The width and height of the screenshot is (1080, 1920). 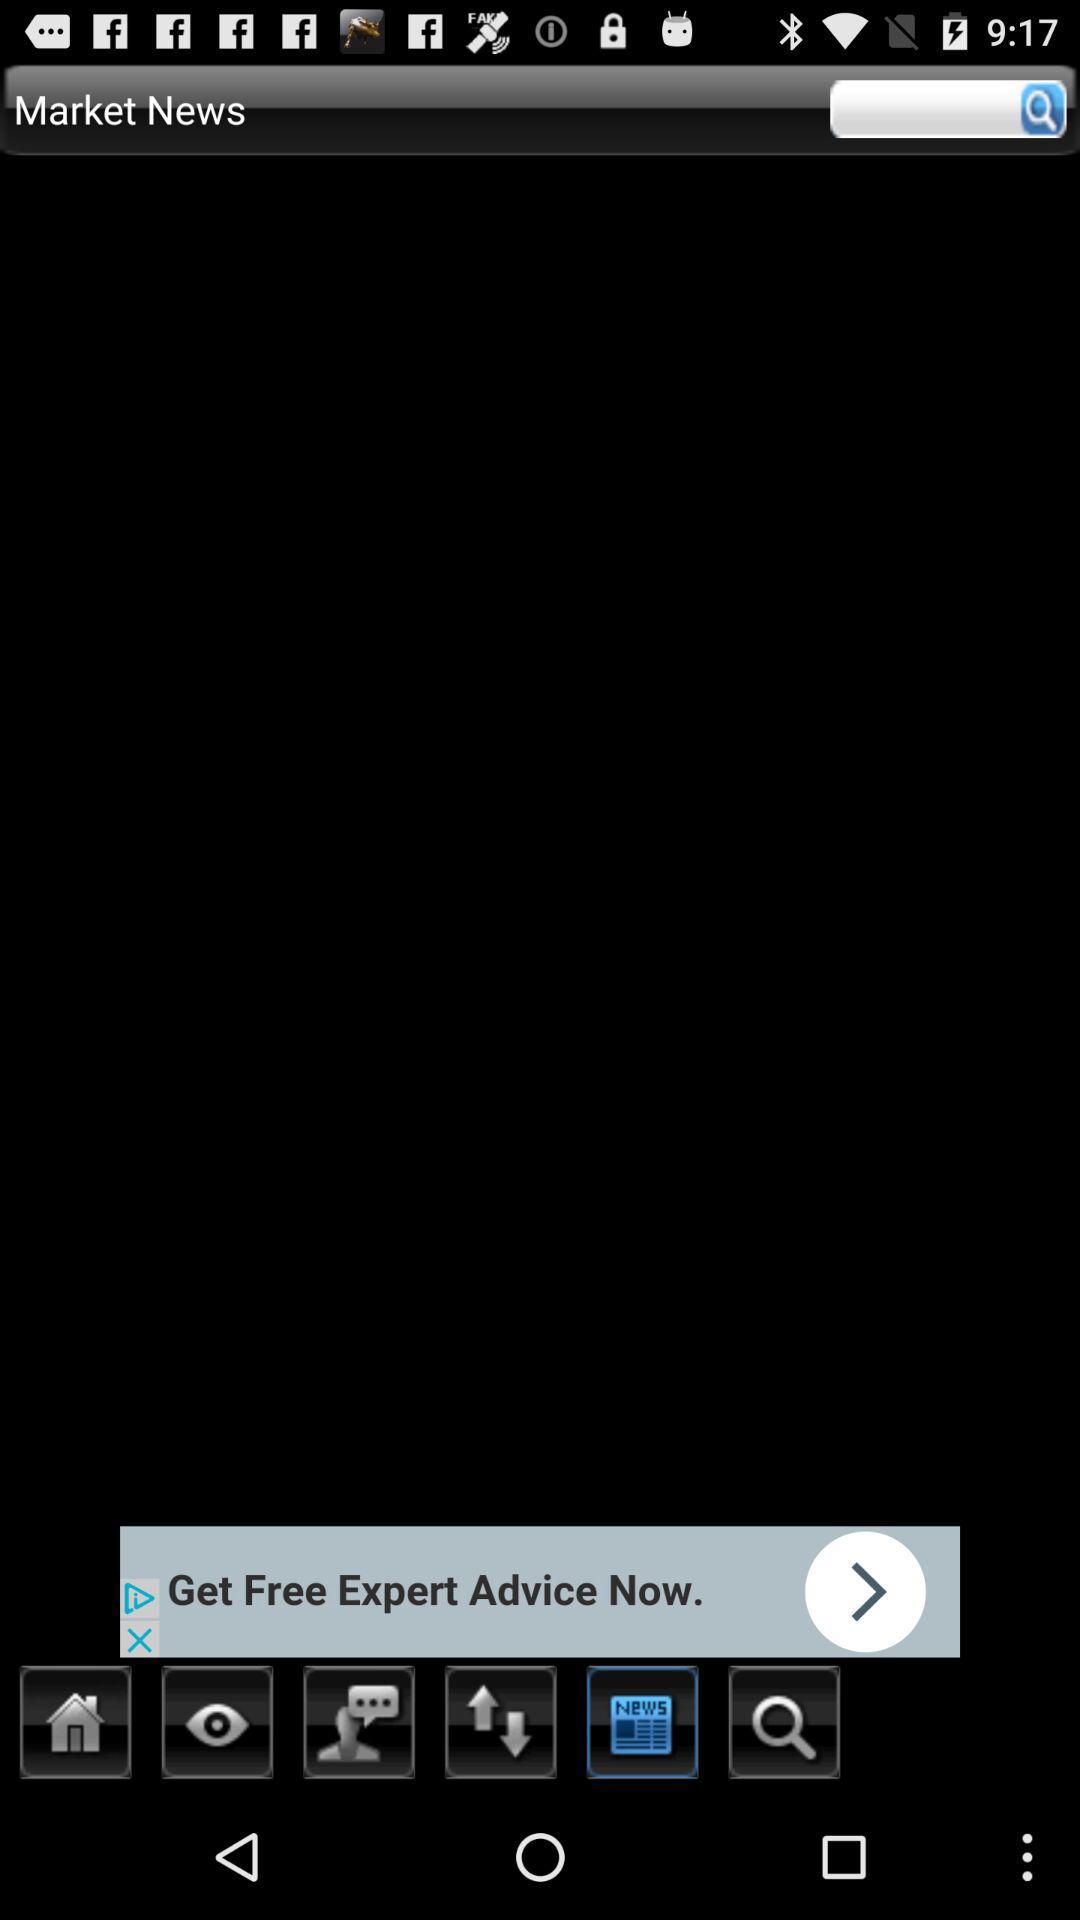 I want to click on the search icon, so click(x=783, y=1848).